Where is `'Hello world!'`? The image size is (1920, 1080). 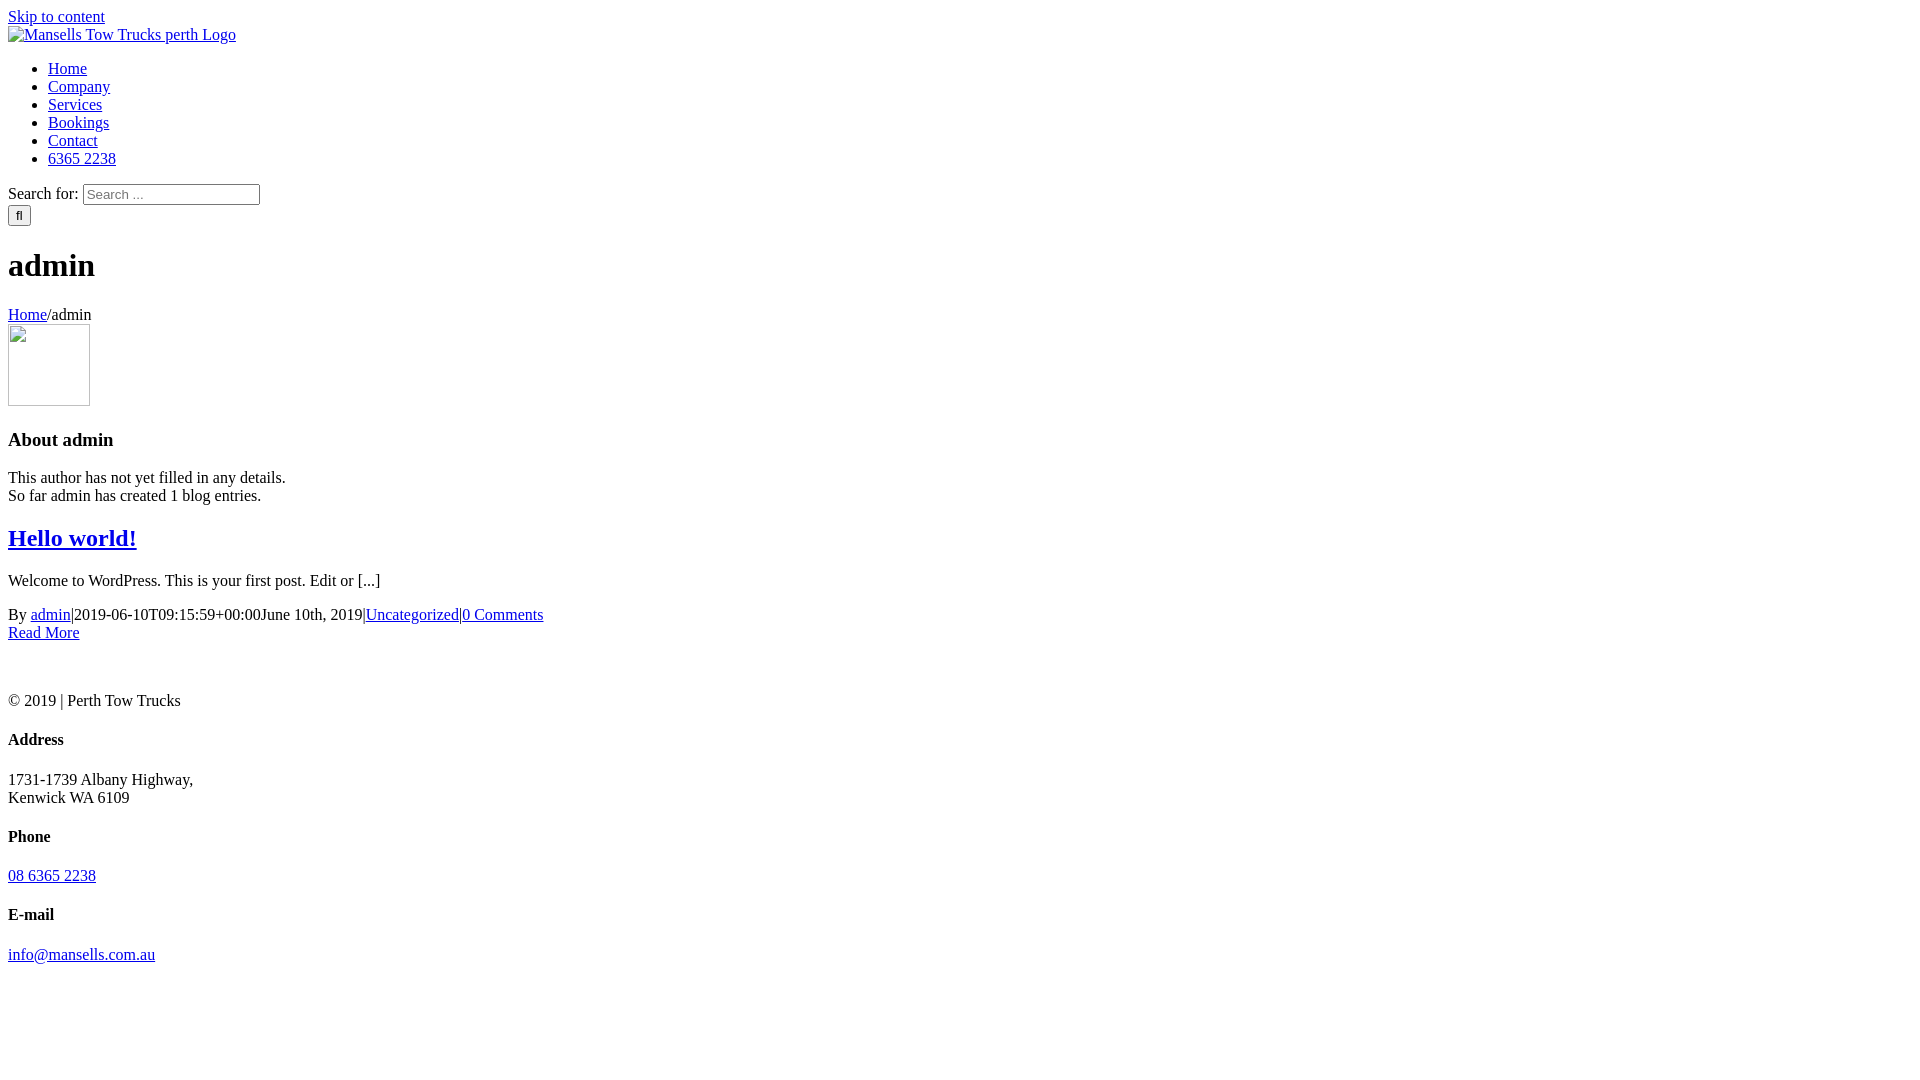
'Hello world!' is located at coordinates (72, 536).